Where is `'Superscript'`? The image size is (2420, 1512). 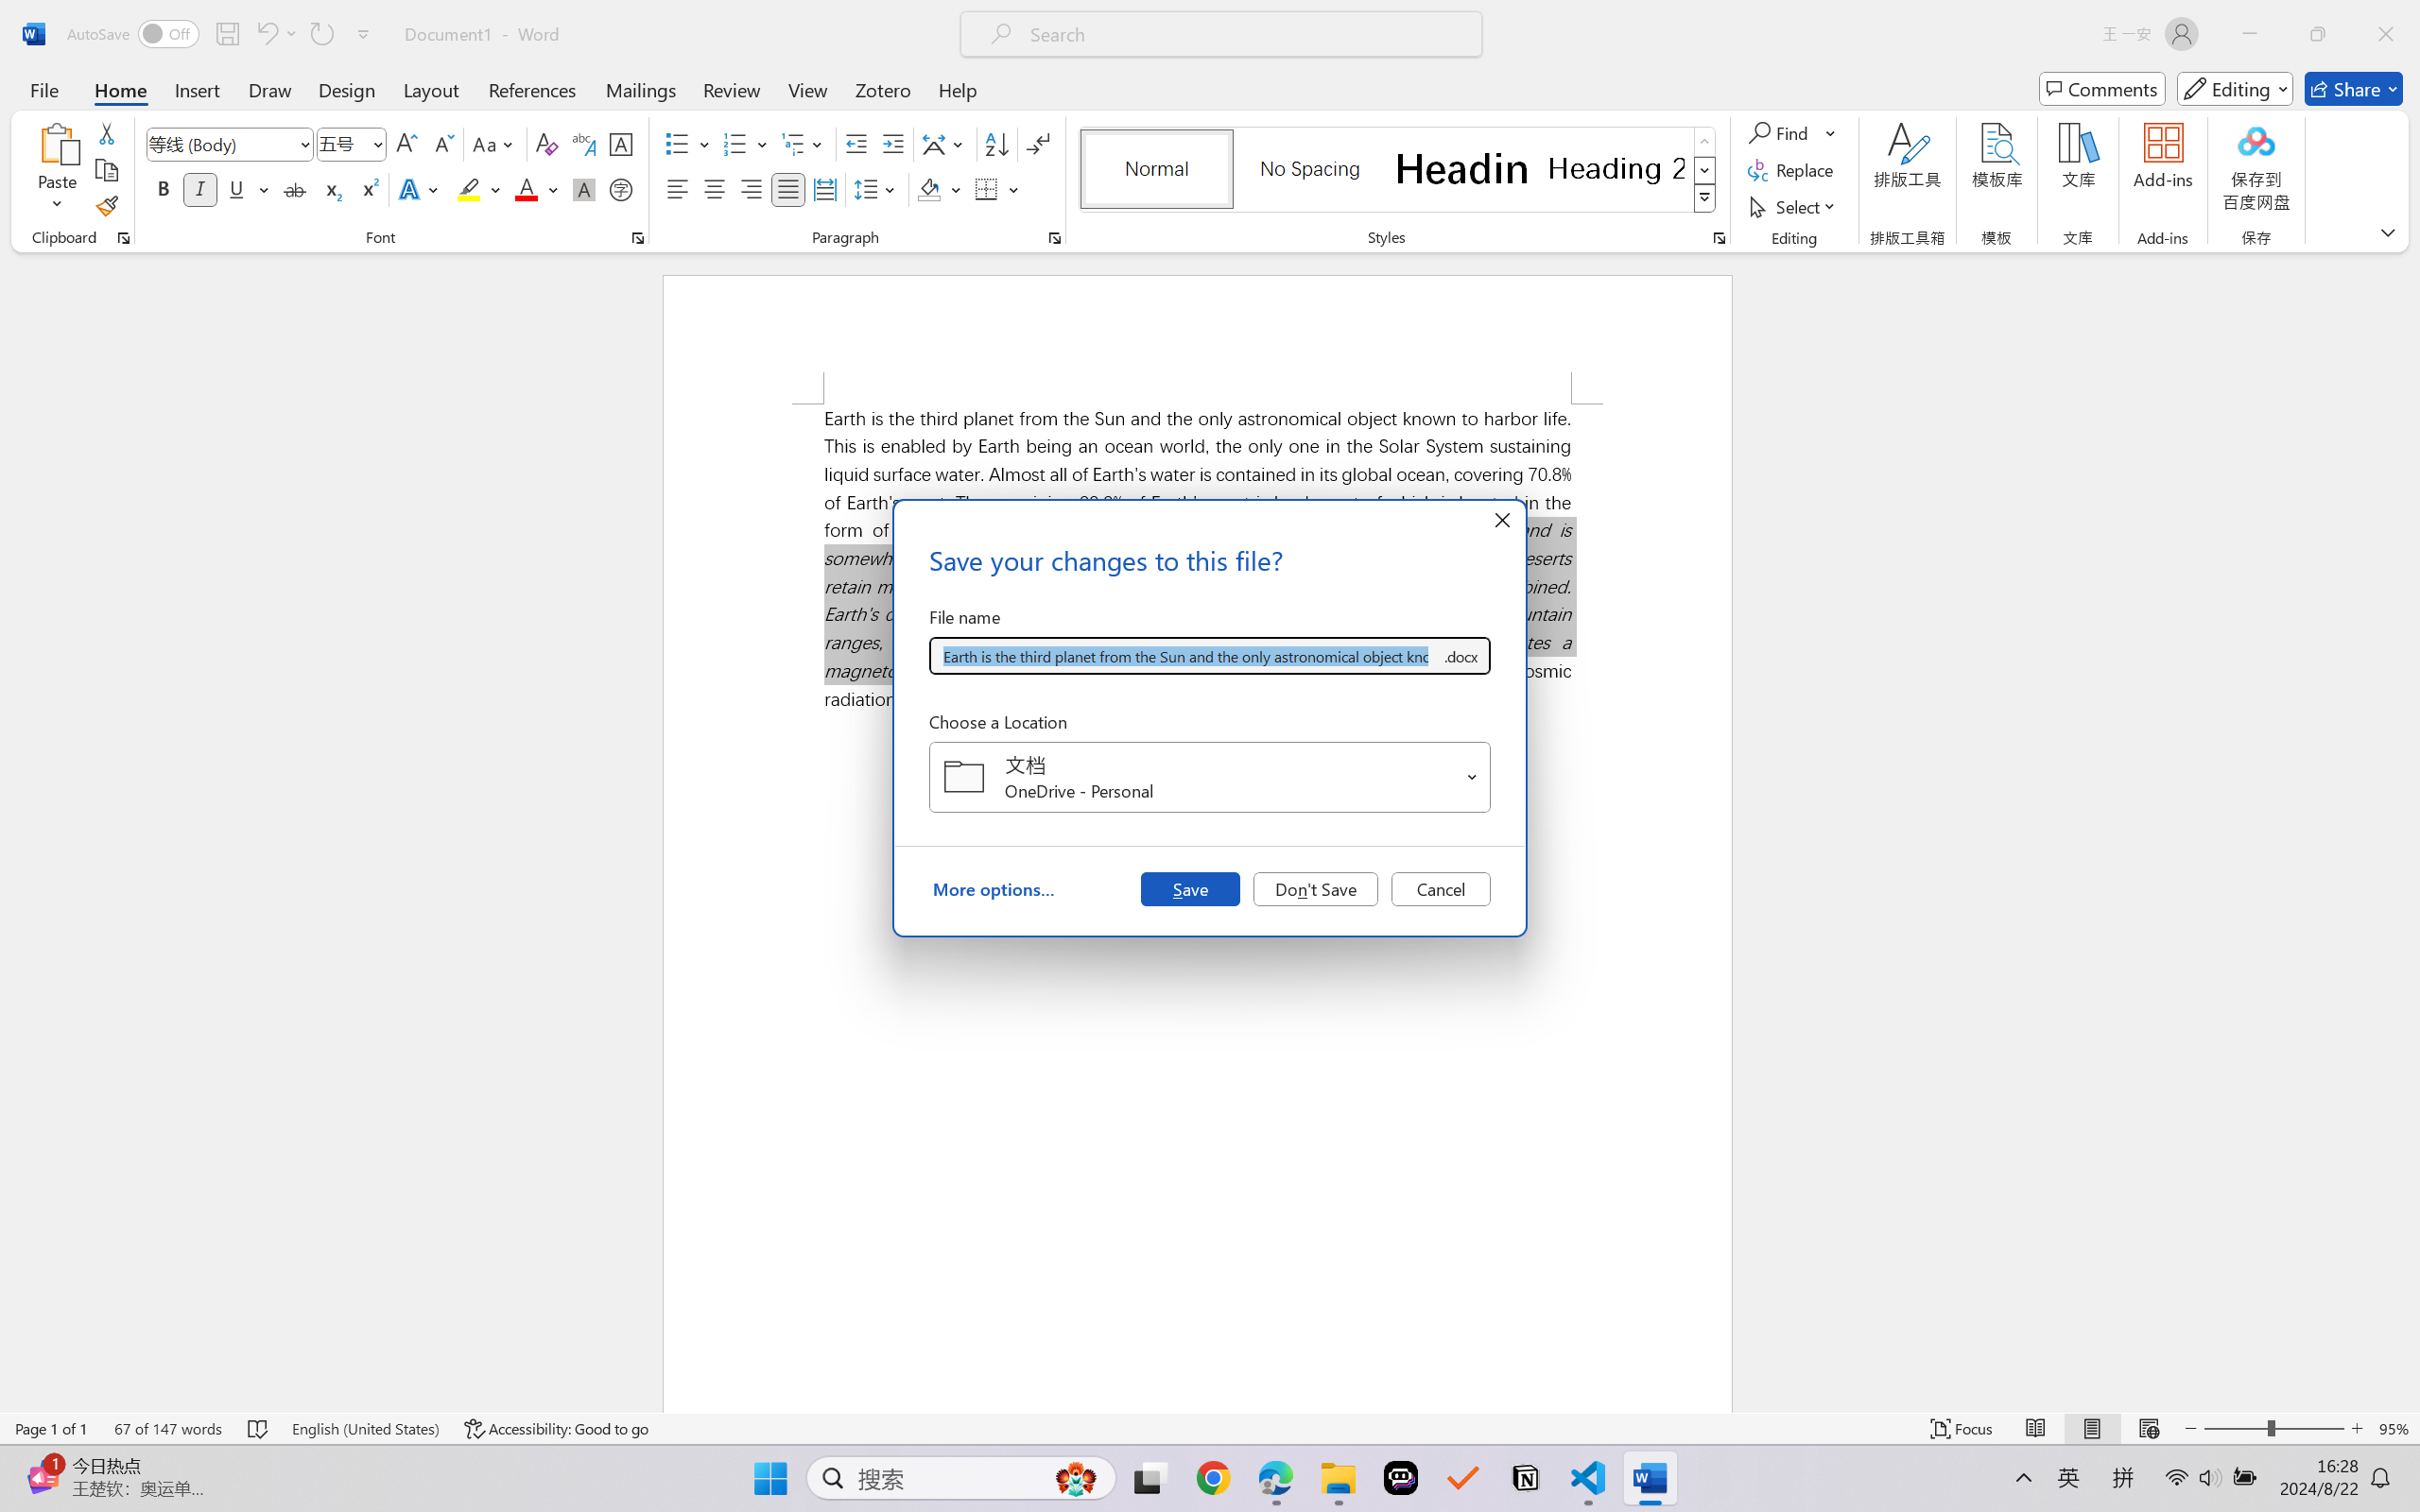
'Superscript' is located at coordinates (367, 188).